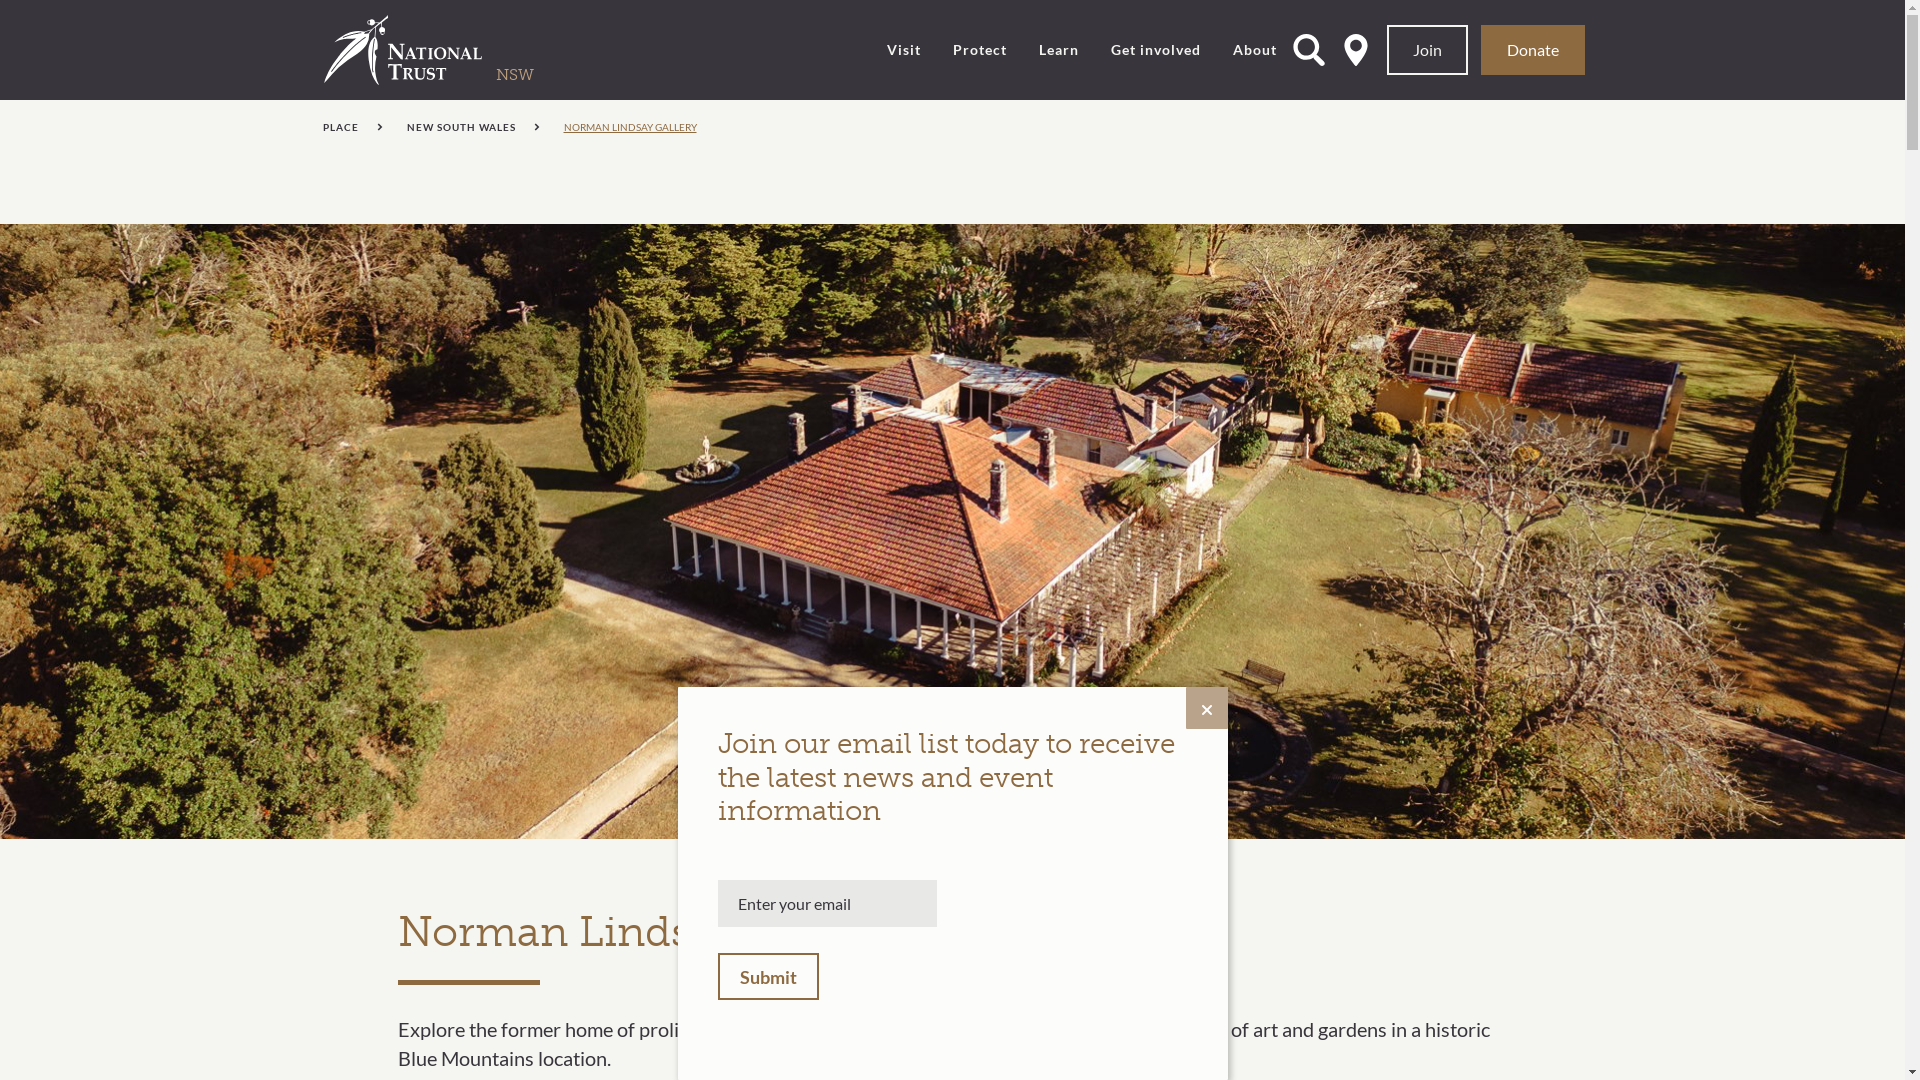 This screenshot has width=1920, height=1080. What do you see at coordinates (1356, 49) in the screenshot?
I see `'Select State'` at bounding box center [1356, 49].